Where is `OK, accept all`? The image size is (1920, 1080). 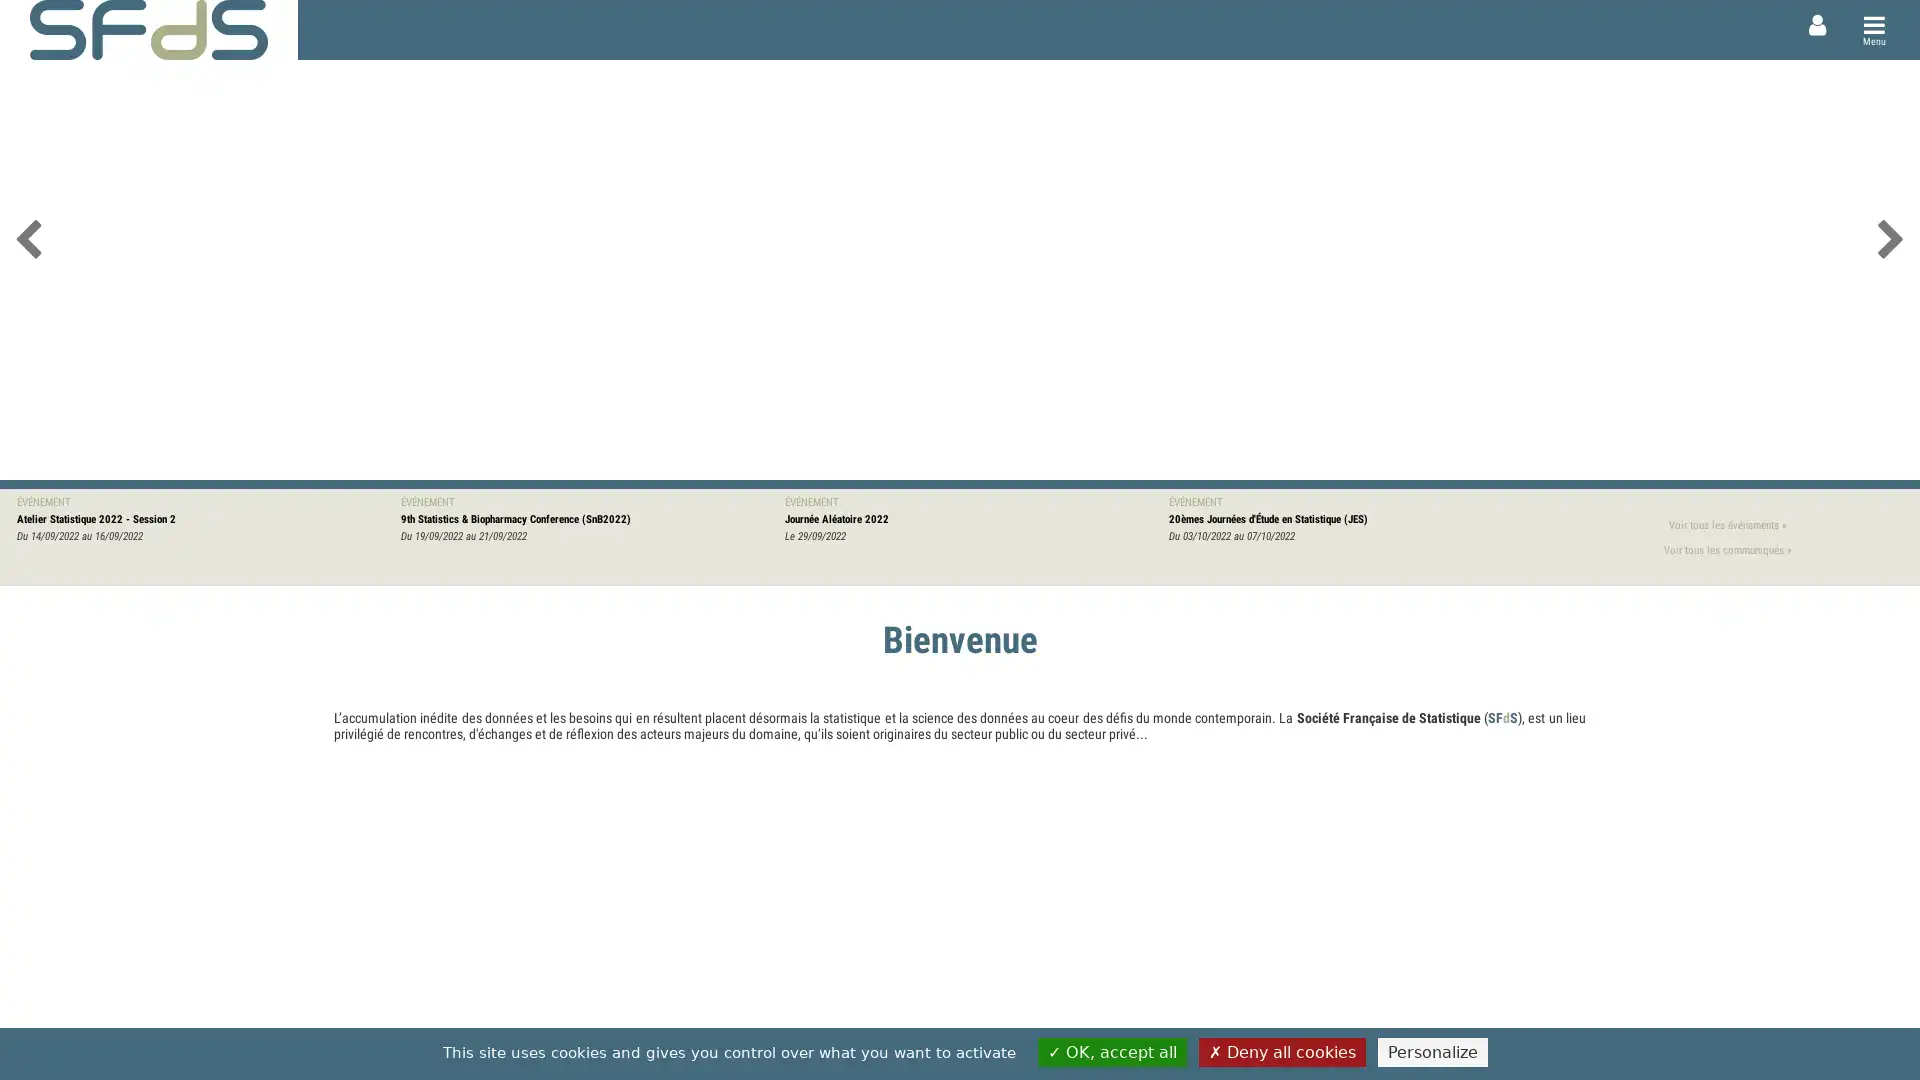 OK, accept all is located at coordinates (1110, 1051).